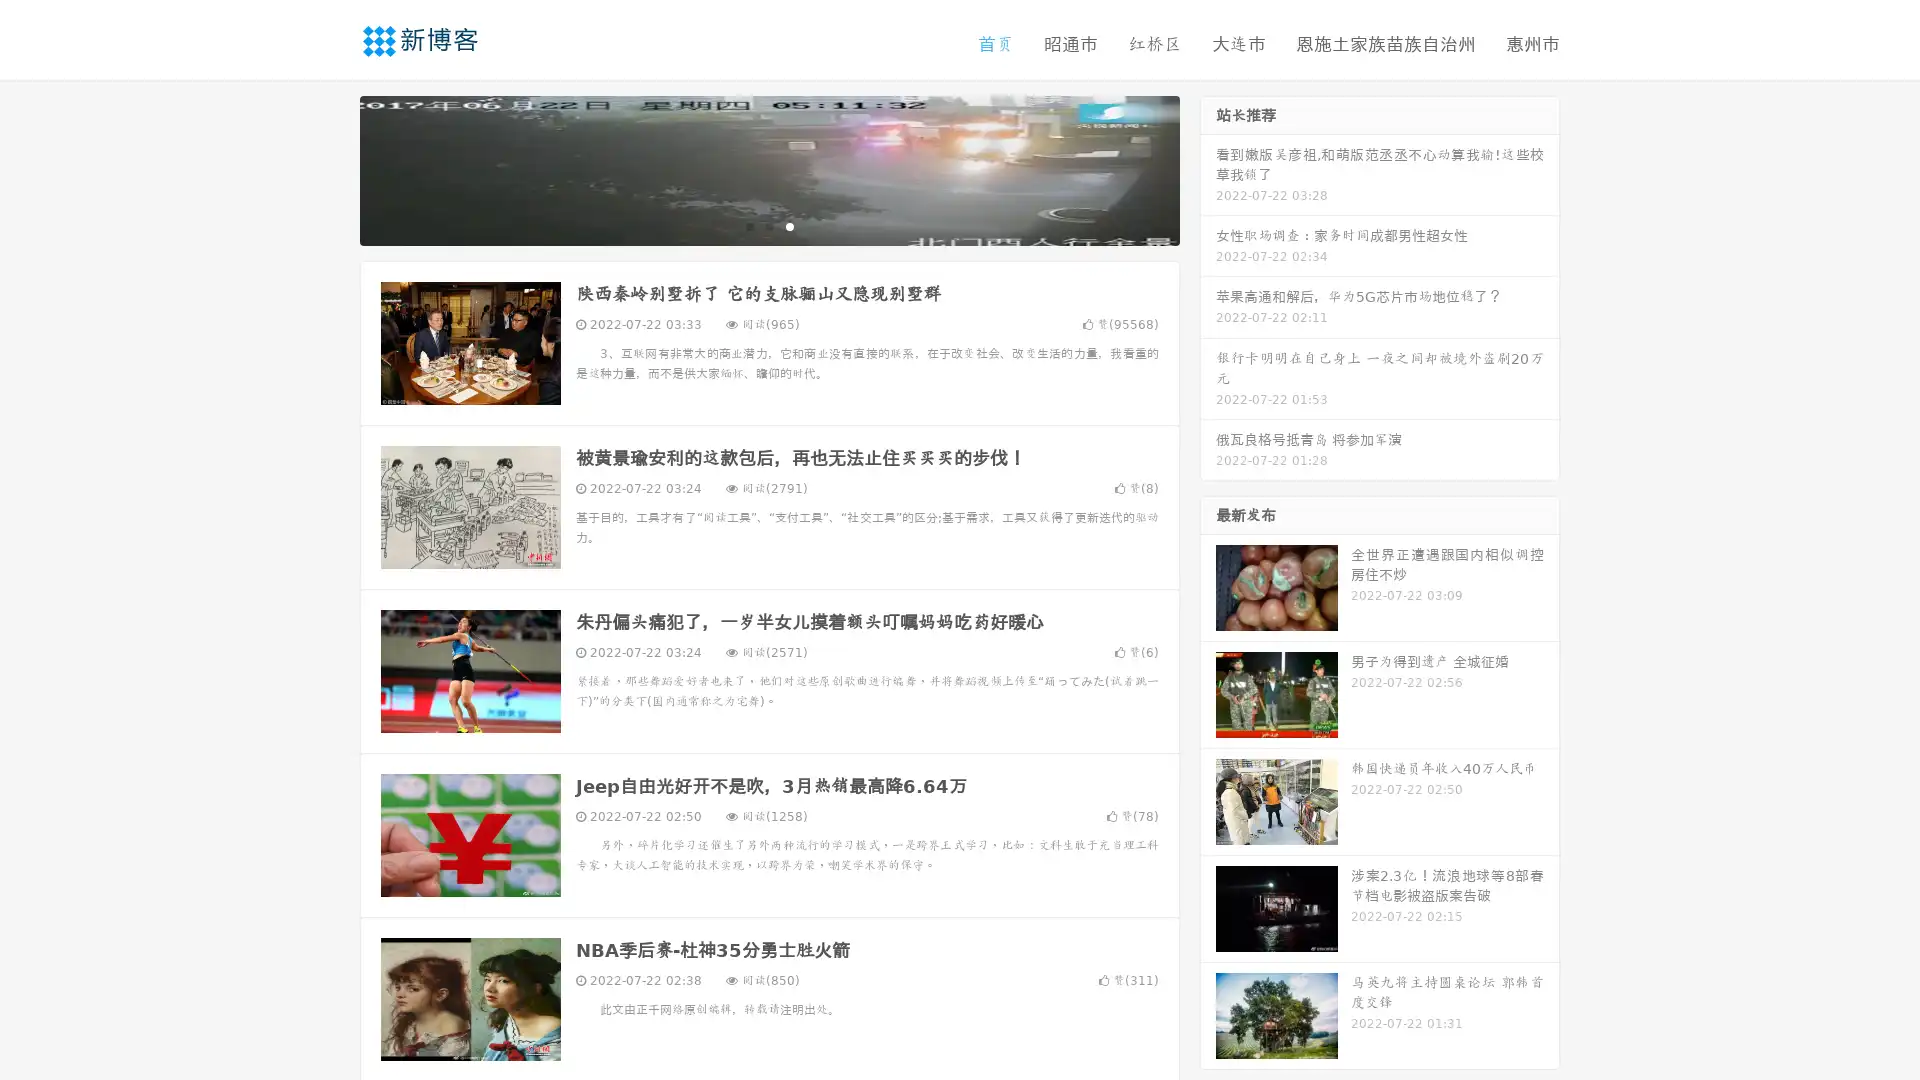 The height and width of the screenshot is (1080, 1920). What do you see at coordinates (768, 225) in the screenshot?
I see `Go to slide 2` at bounding box center [768, 225].